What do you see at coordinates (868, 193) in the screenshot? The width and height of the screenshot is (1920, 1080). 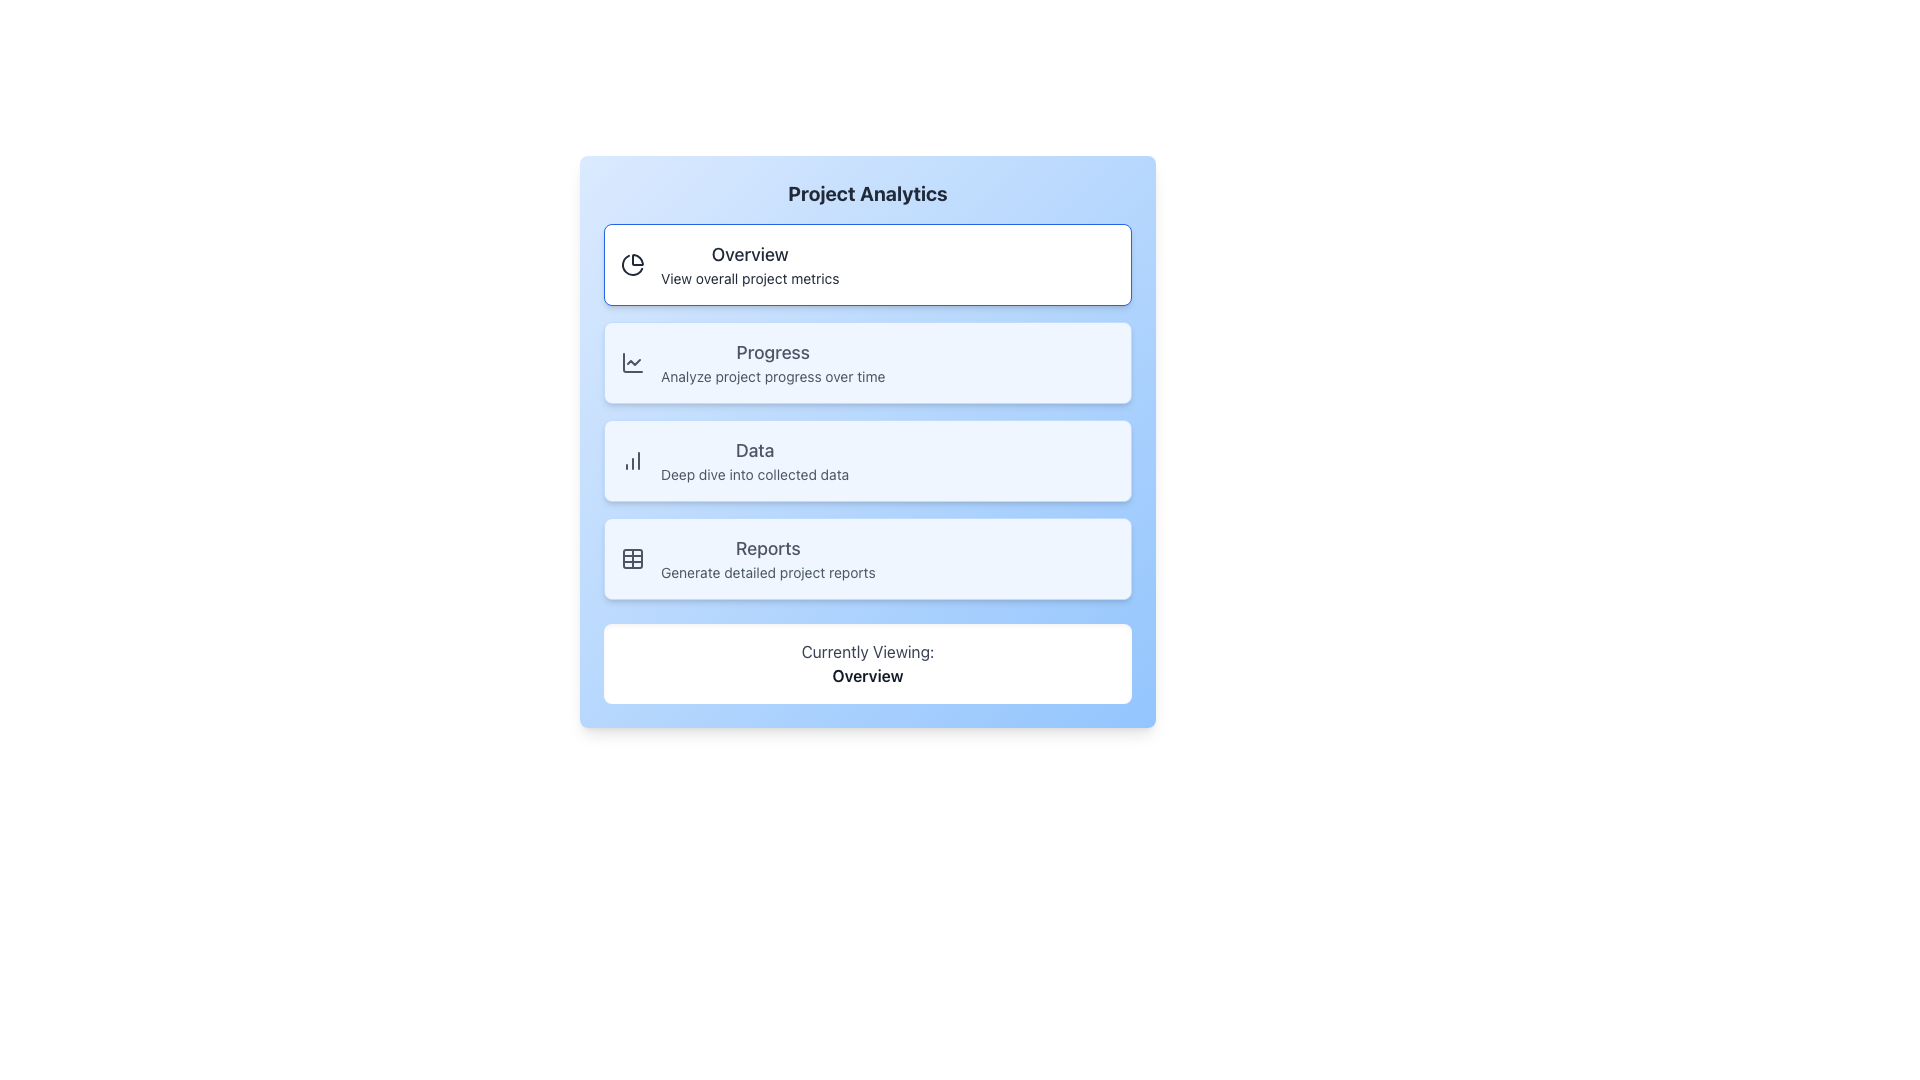 I see `the prominently displayed text block labeled 'Project Analytics', which is styled with a bold font and is positioned at the top-center of a card with a gradient blue background` at bounding box center [868, 193].